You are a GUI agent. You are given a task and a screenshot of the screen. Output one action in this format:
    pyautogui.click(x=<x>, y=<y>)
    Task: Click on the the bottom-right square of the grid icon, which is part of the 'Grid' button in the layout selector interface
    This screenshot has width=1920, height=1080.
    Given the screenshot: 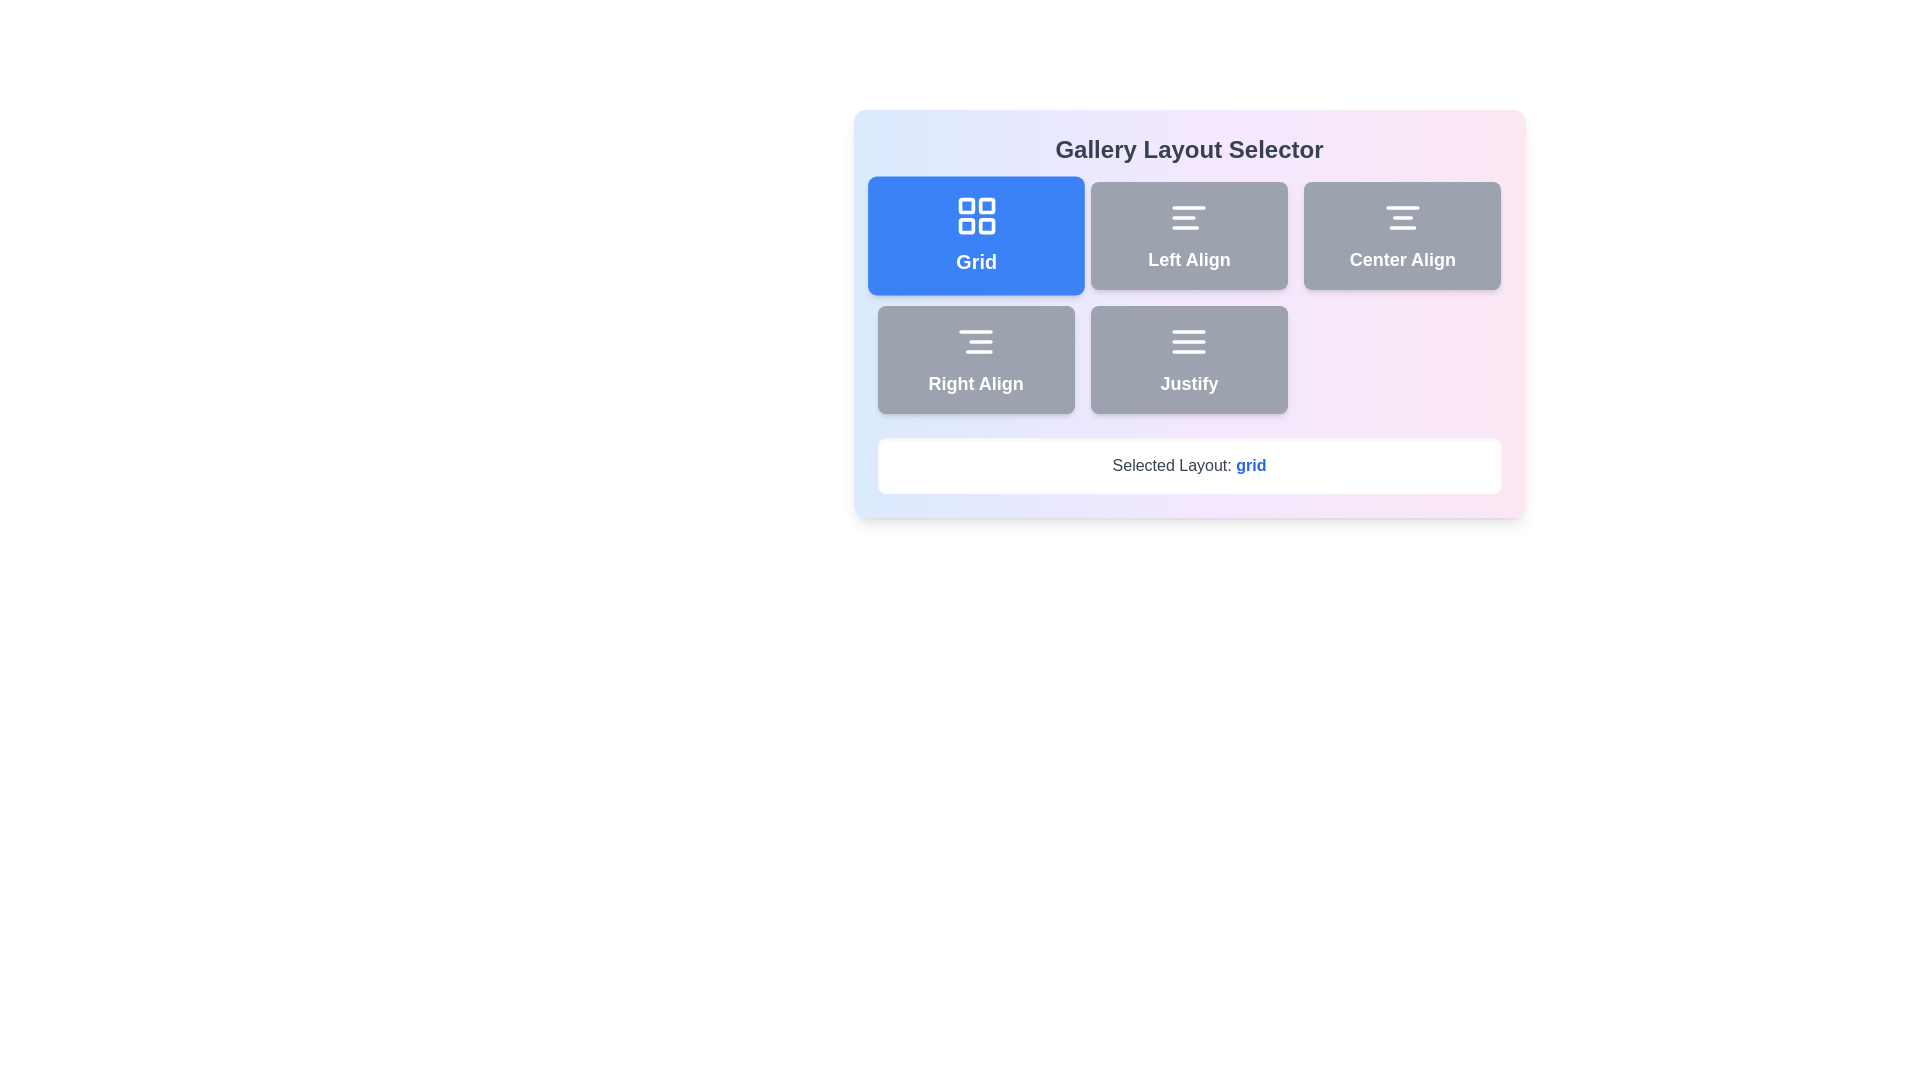 What is the action you would take?
    pyautogui.click(x=986, y=225)
    